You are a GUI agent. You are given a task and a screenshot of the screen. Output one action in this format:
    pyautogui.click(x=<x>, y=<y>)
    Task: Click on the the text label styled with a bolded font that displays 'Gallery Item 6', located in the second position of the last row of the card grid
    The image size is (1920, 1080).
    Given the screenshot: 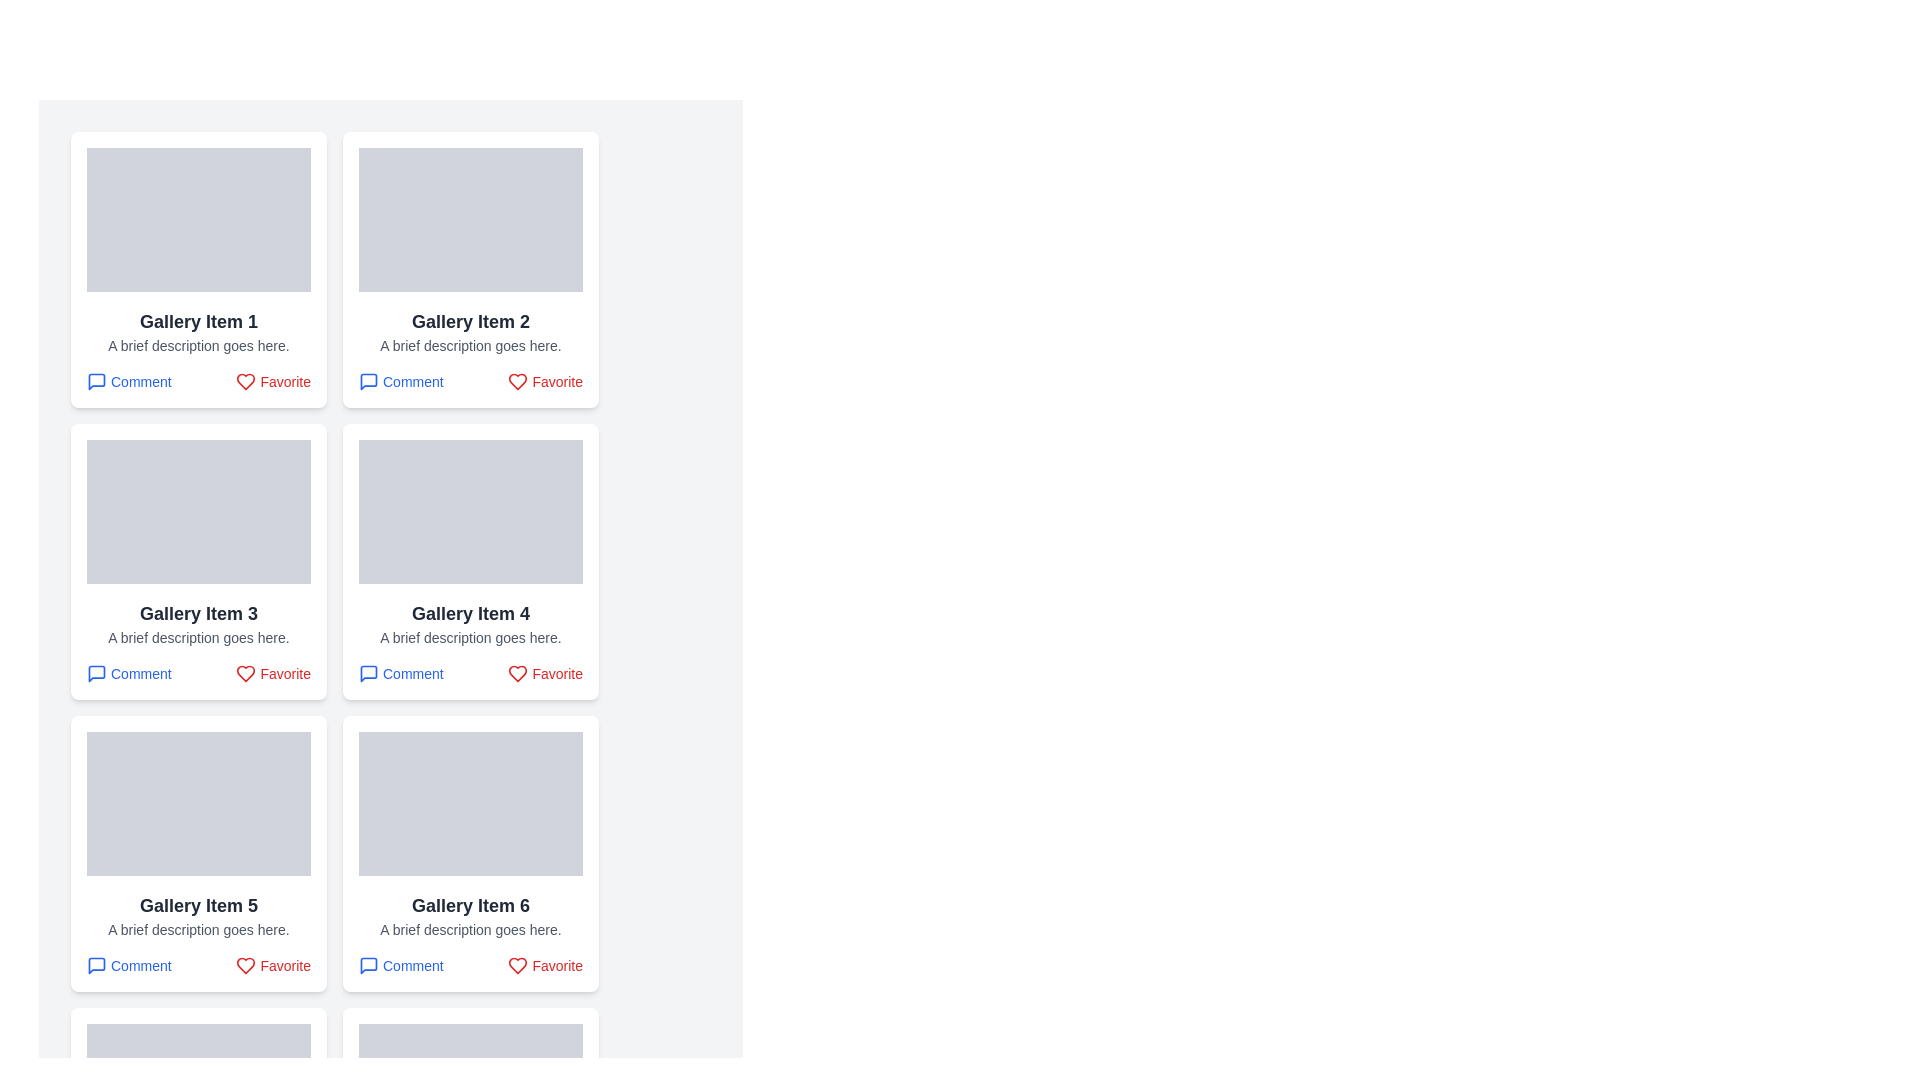 What is the action you would take?
    pyautogui.click(x=469, y=906)
    